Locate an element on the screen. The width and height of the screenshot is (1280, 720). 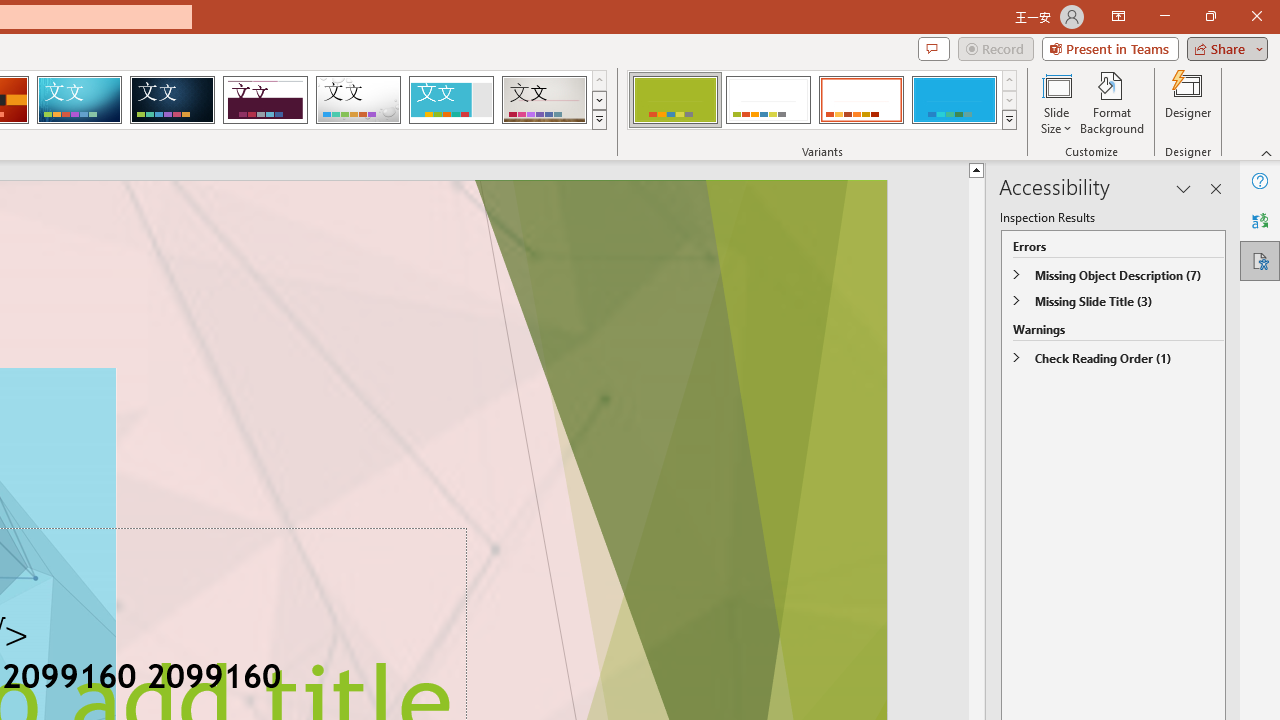
'AutomationID: ThemeVariantsGallery' is located at coordinates (823, 100).